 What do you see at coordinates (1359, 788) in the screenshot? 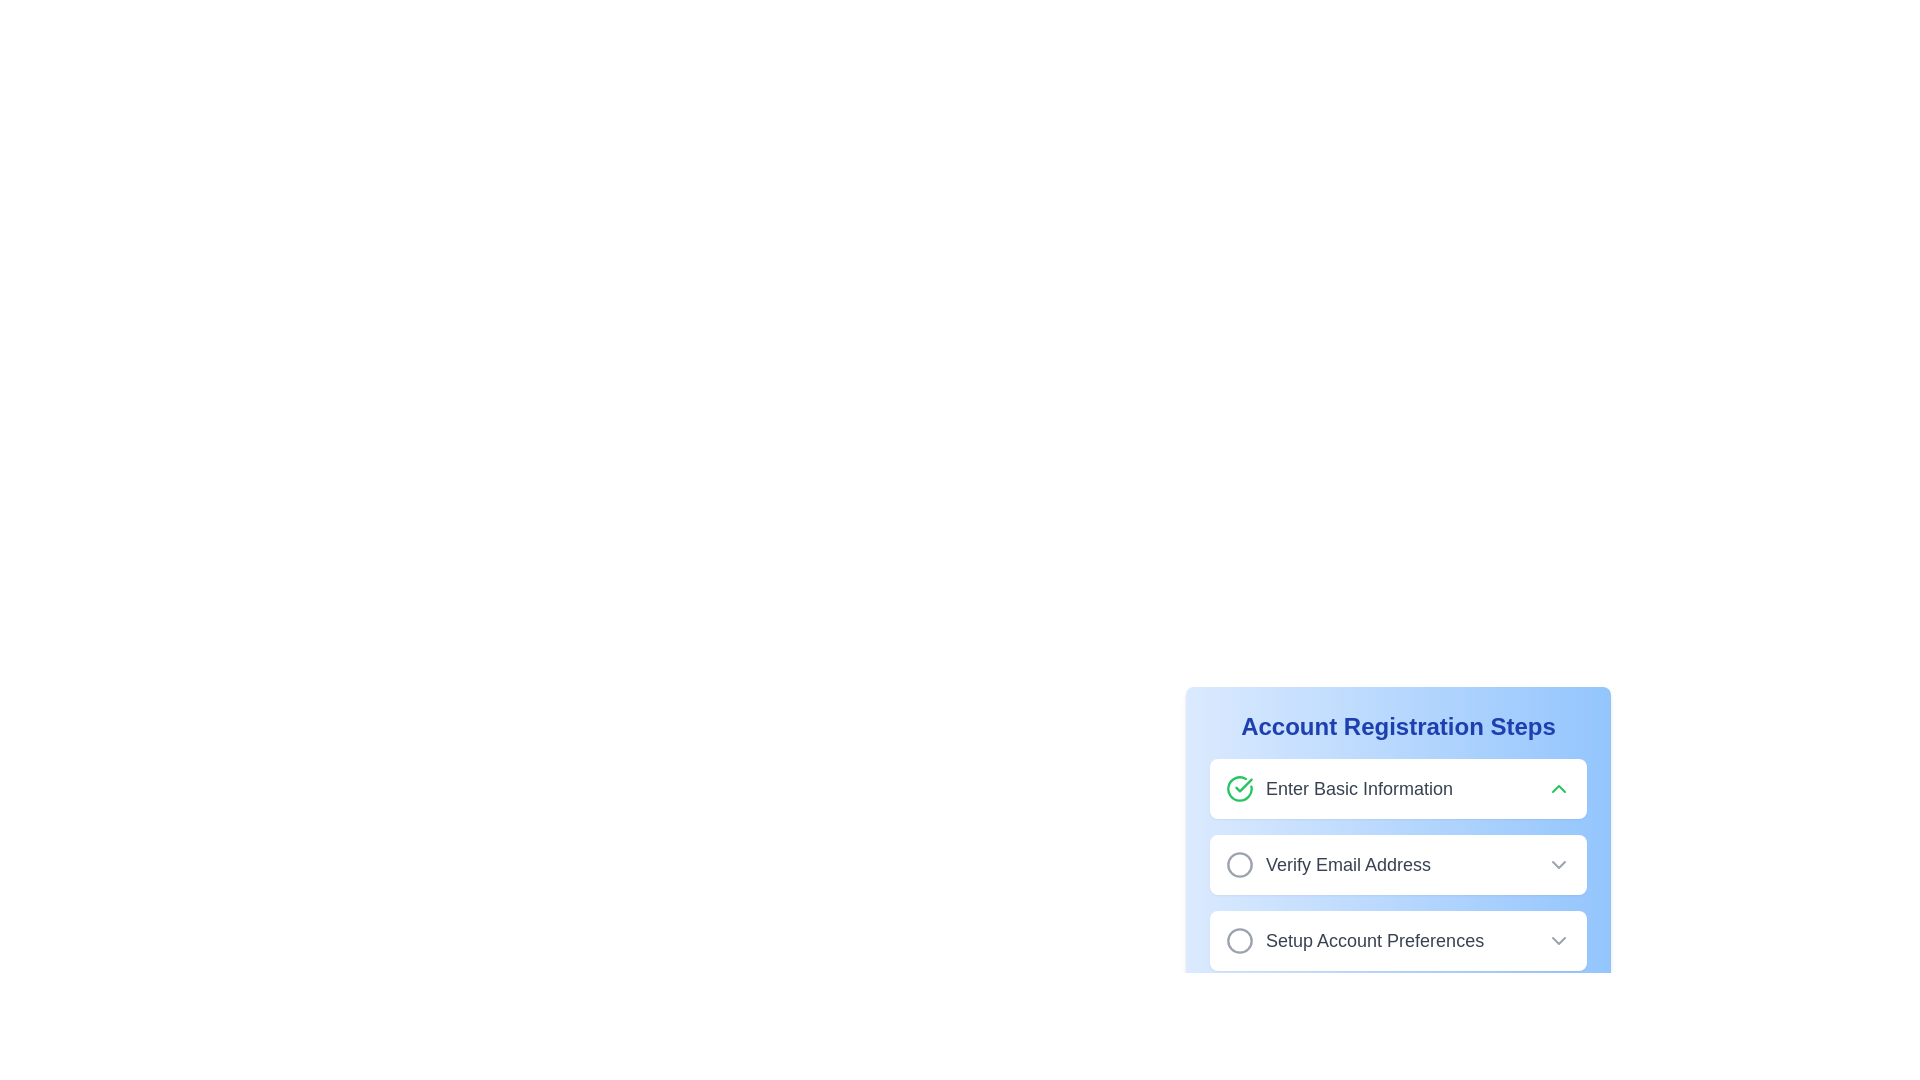
I see `the Static Text Label that reads 'Enter Basic Information', which is styled with gray color and positioned to the right of a green checkmark icon` at bounding box center [1359, 788].